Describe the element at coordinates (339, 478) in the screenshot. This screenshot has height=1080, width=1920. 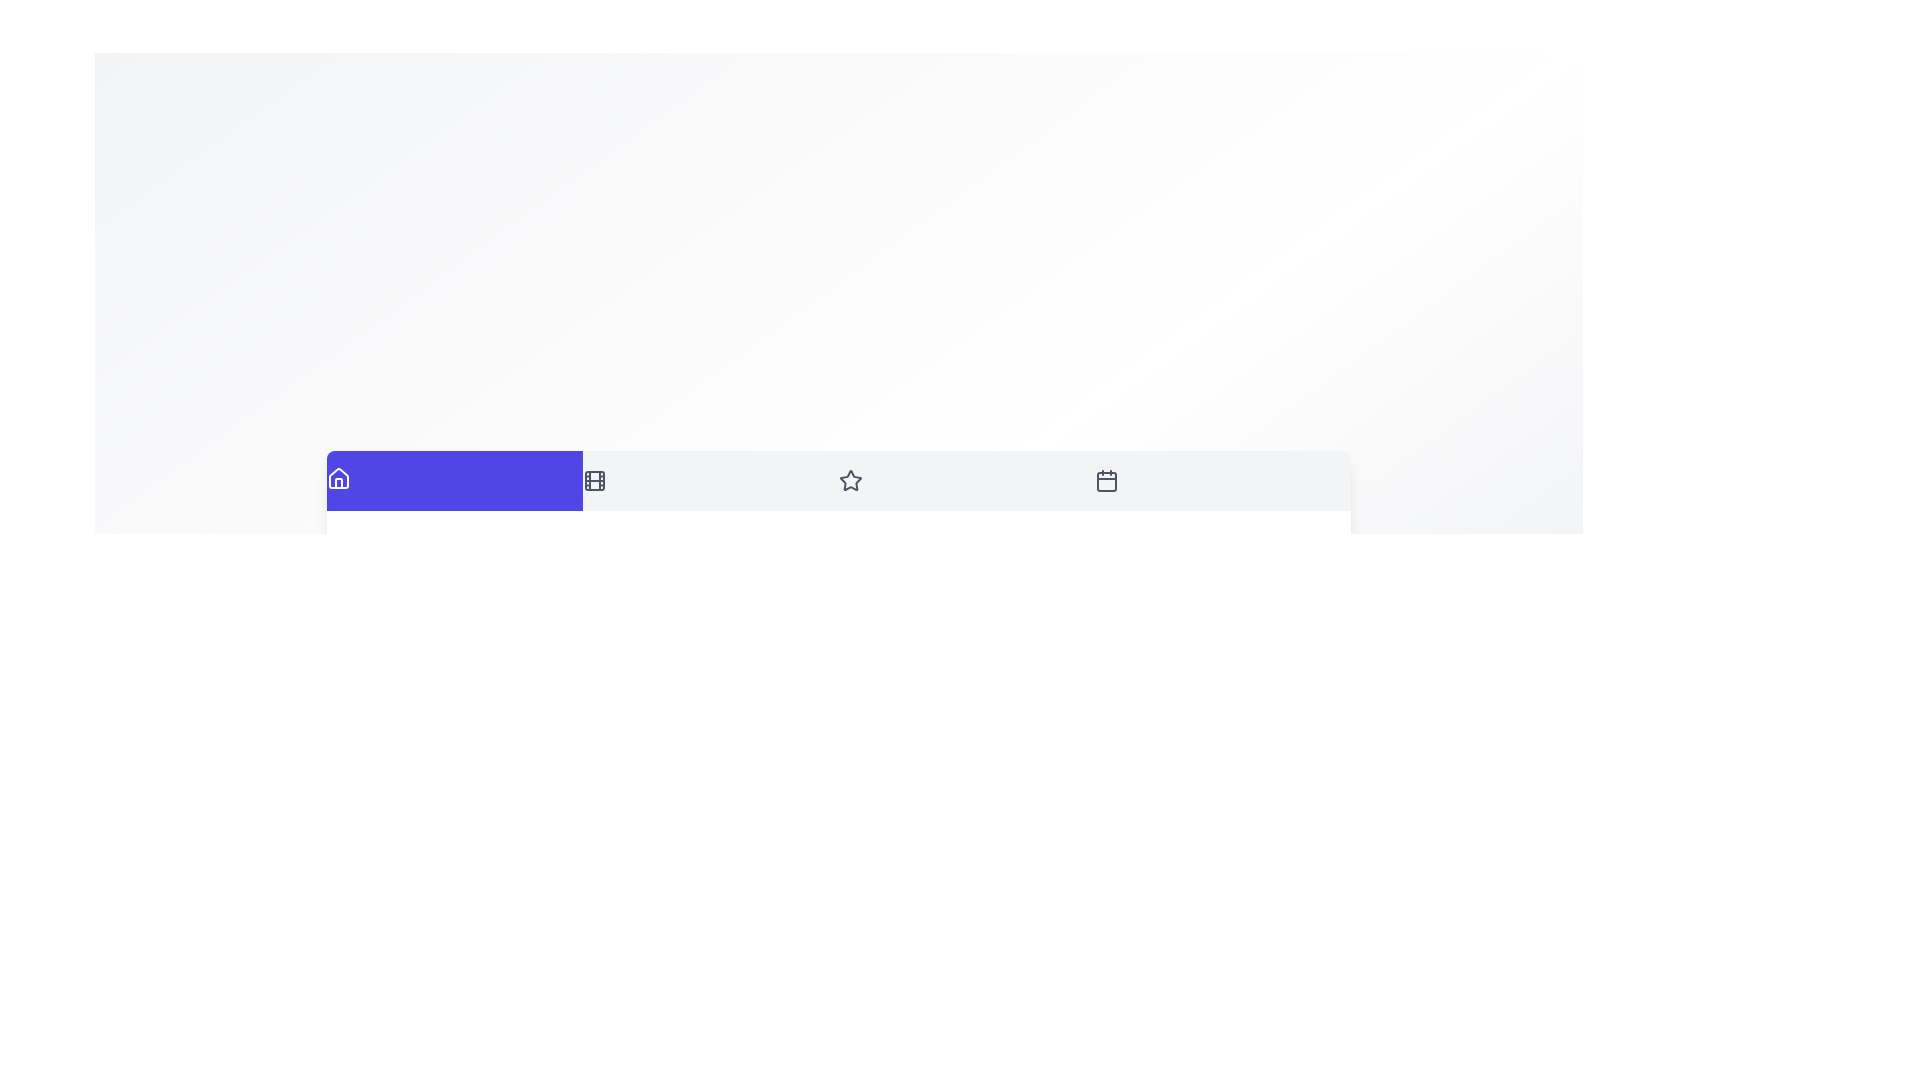
I see `the house icon located in the leftmost segment of the horizontal navigation bar` at that location.